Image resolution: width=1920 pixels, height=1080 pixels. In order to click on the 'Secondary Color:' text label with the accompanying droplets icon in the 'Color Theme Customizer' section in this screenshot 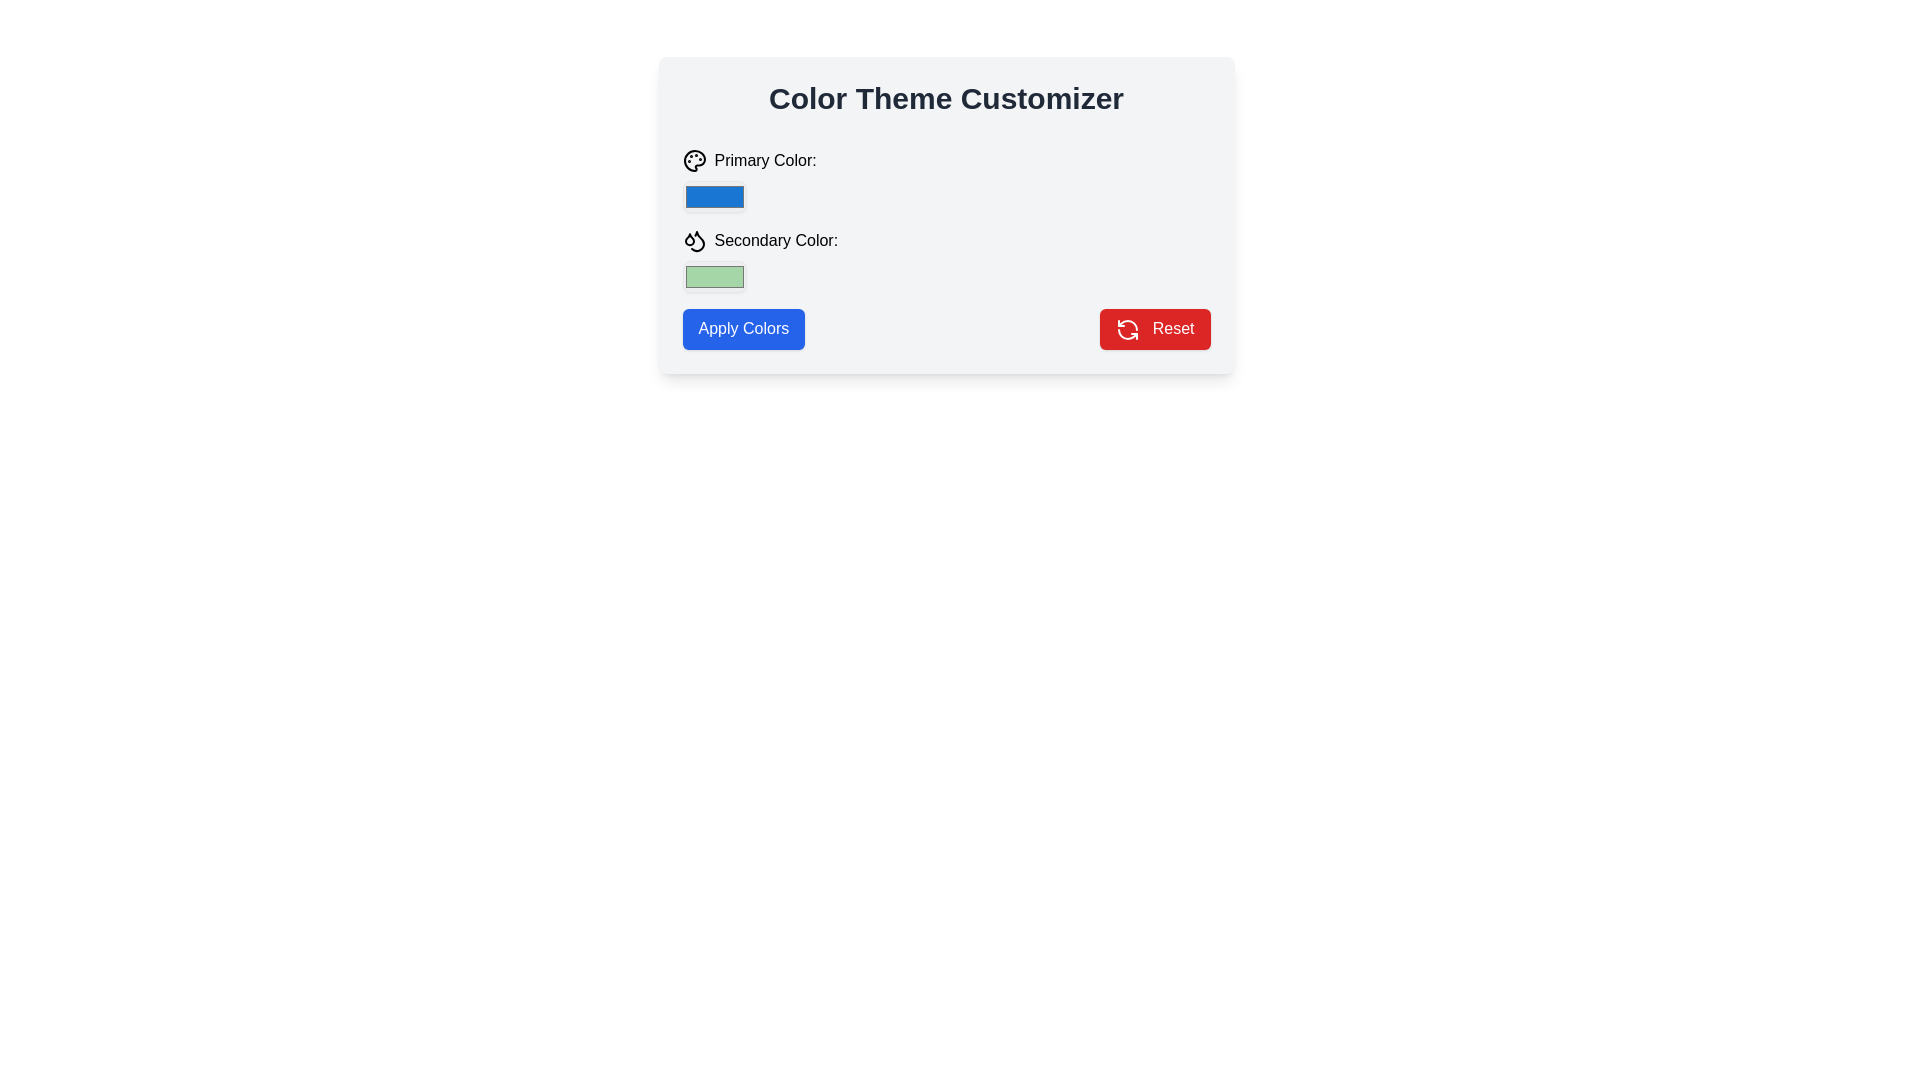, I will do `click(759, 244)`.